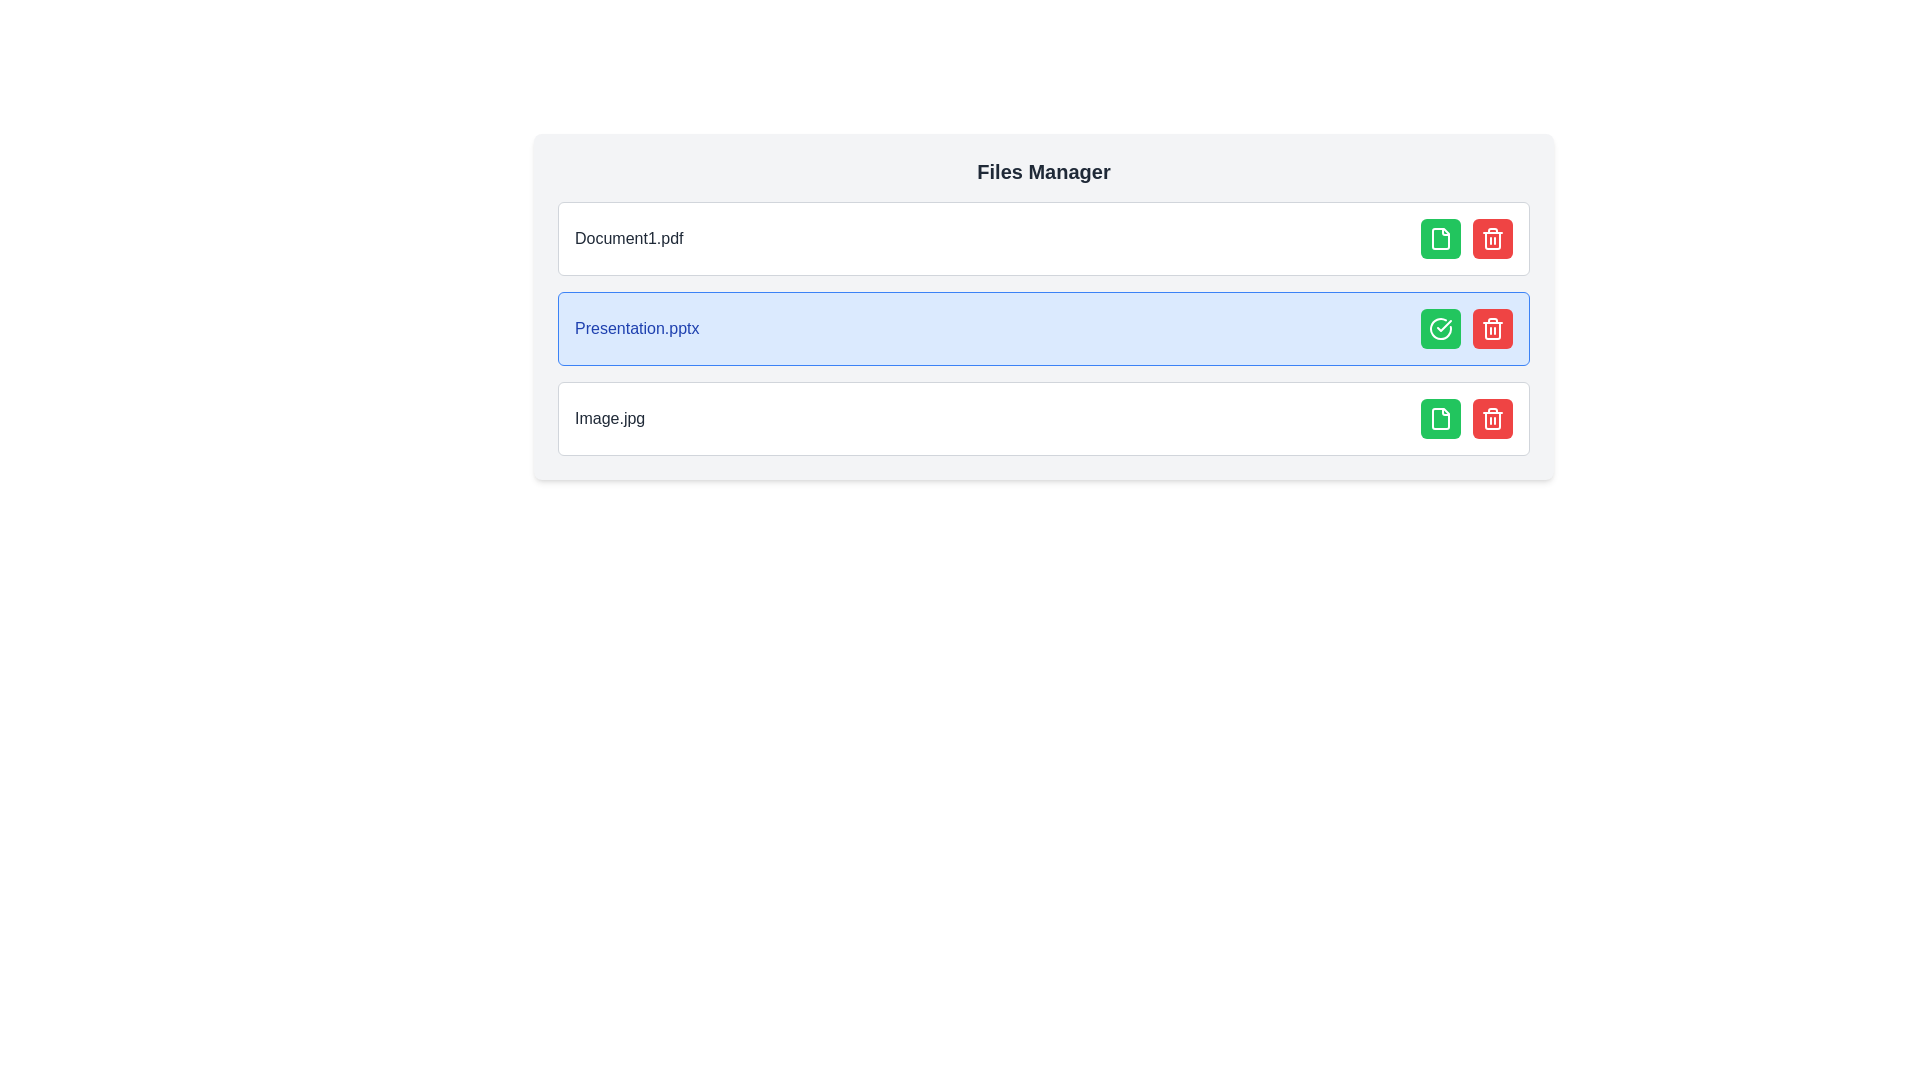 This screenshot has width=1920, height=1080. What do you see at coordinates (1440, 327) in the screenshot?
I see `the green button with a checkmark icon located in the second row, first position to observe the style change` at bounding box center [1440, 327].